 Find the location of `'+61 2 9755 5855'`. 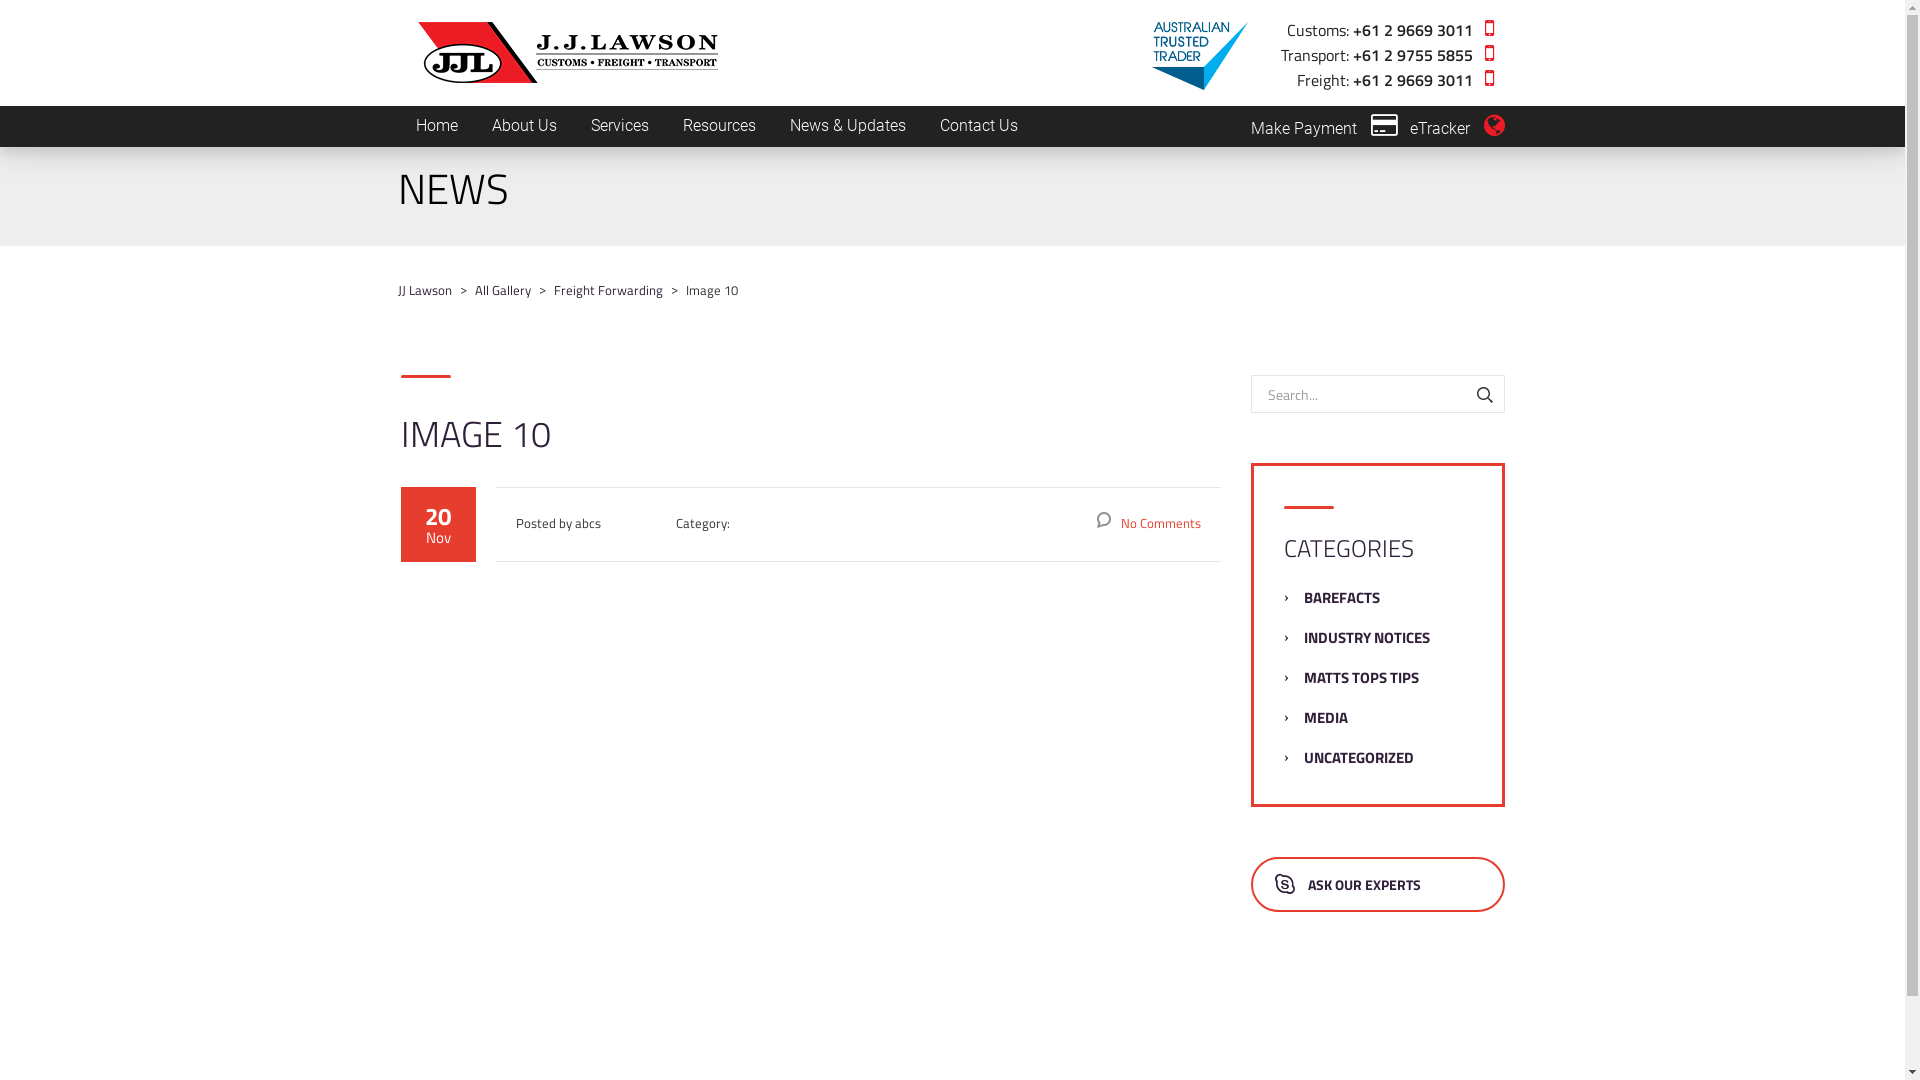

'+61 2 9755 5855' is located at coordinates (1410, 52).